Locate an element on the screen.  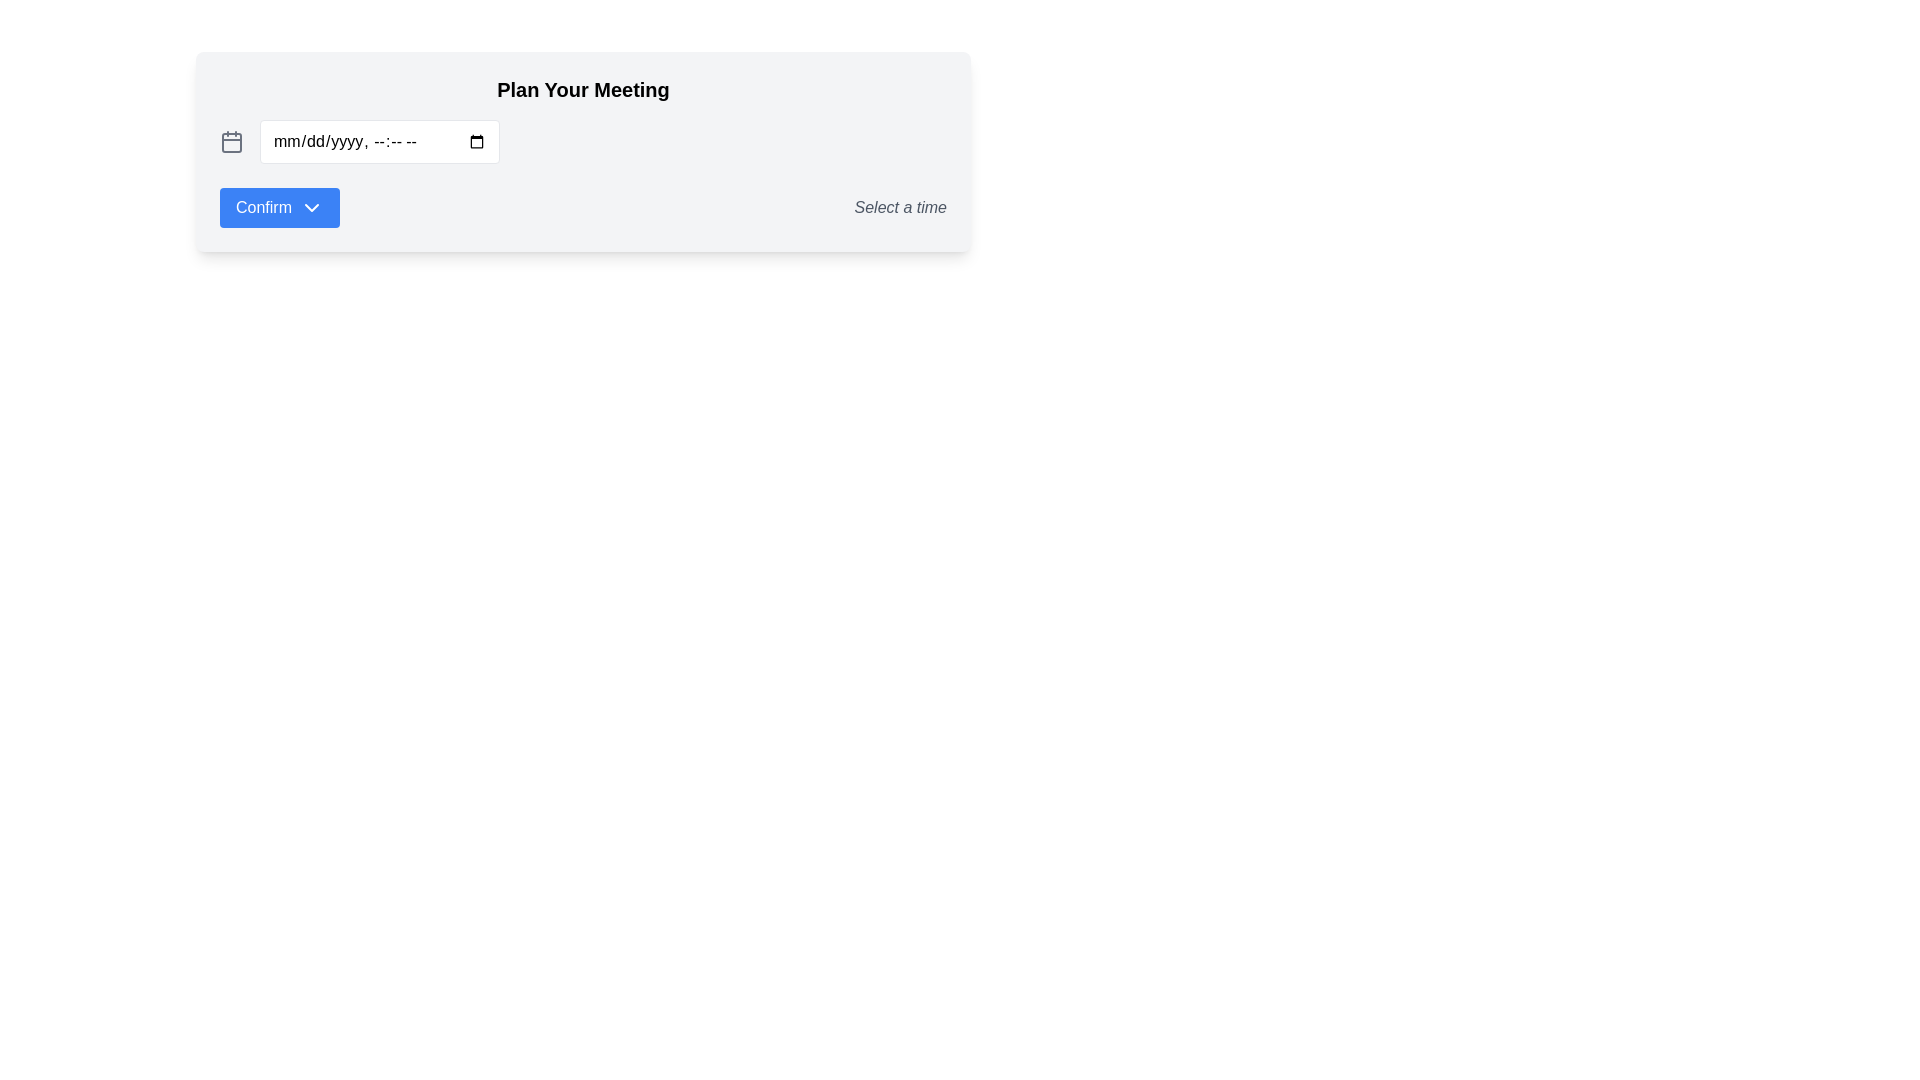
the dropdown icon located to the right of the 'Confirm' button, indicating expandable menu functionality is located at coordinates (311, 208).